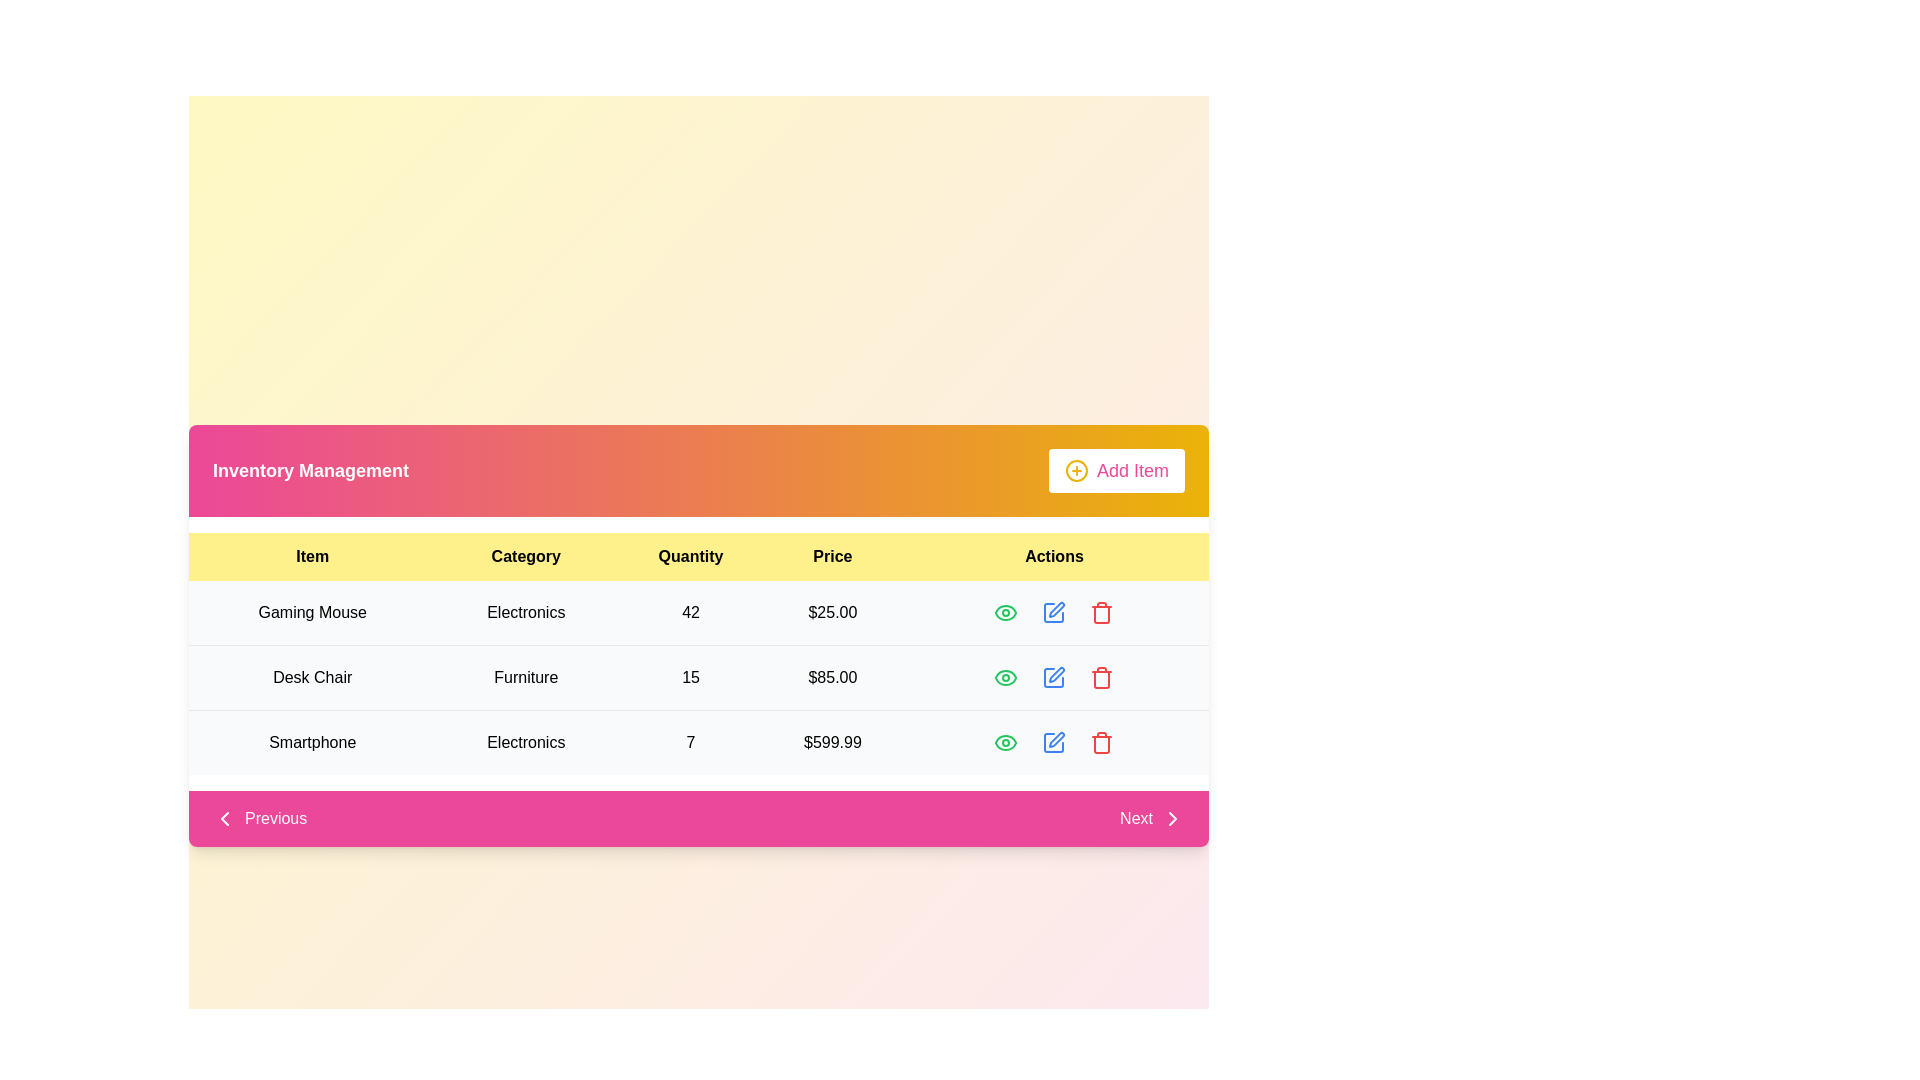 The width and height of the screenshot is (1920, 1080). What do you see at coordinates (311, 677) in the screenshot?
I see `the text label displaying the product name 'Desk Chair'` at bounding box center [311, 677].